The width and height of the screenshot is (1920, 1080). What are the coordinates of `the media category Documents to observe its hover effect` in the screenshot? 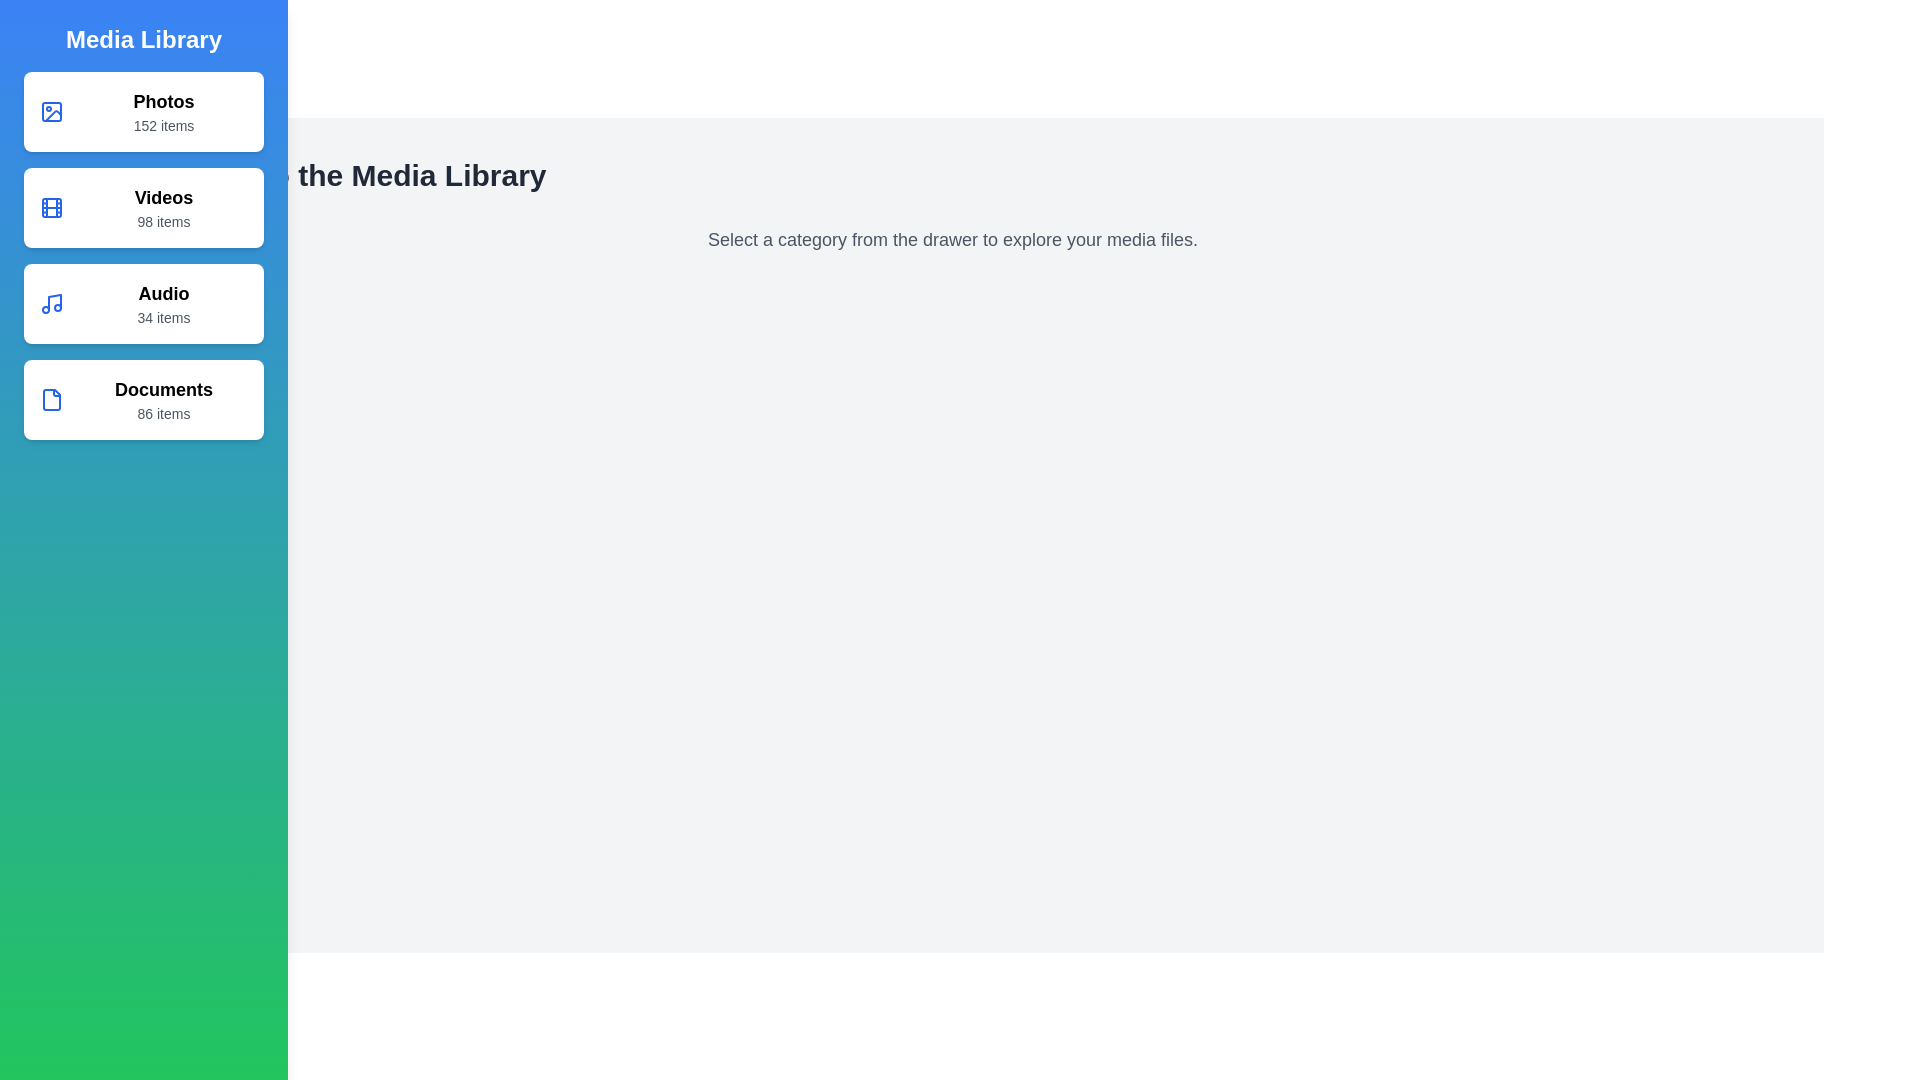 It's located at (143, 400).